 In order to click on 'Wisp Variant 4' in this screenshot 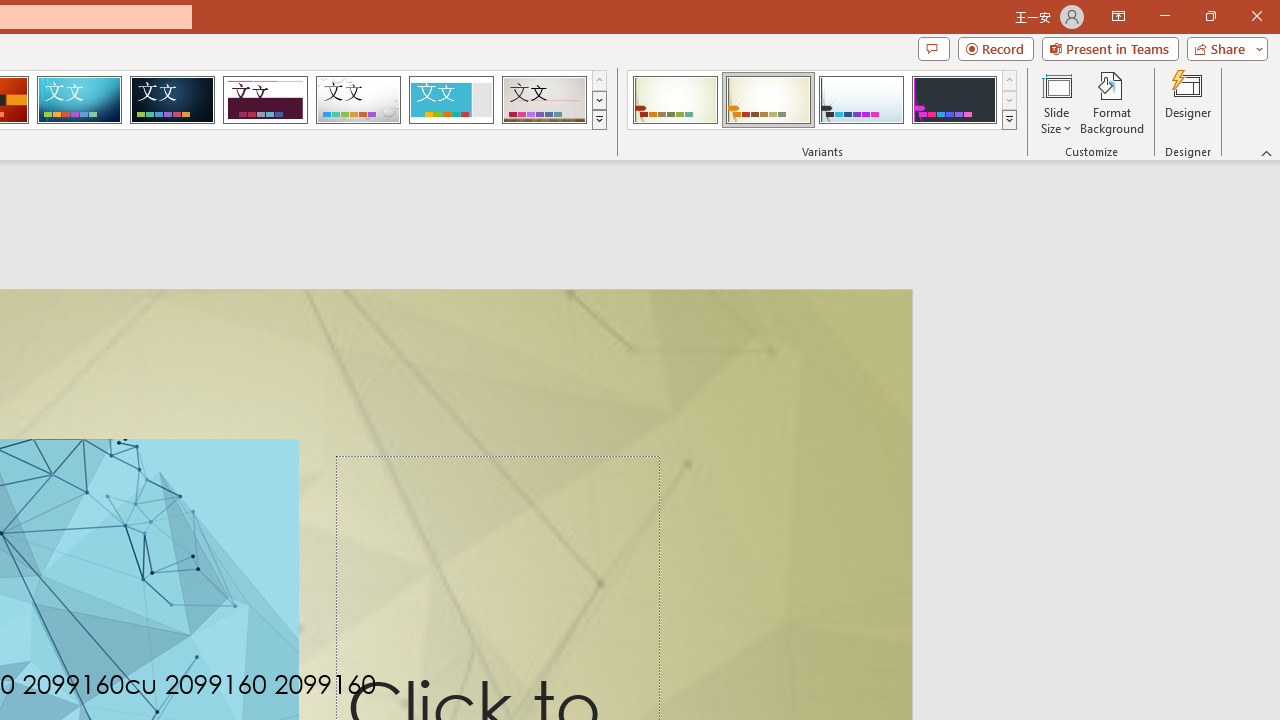, I will do `click(953, 100)`.